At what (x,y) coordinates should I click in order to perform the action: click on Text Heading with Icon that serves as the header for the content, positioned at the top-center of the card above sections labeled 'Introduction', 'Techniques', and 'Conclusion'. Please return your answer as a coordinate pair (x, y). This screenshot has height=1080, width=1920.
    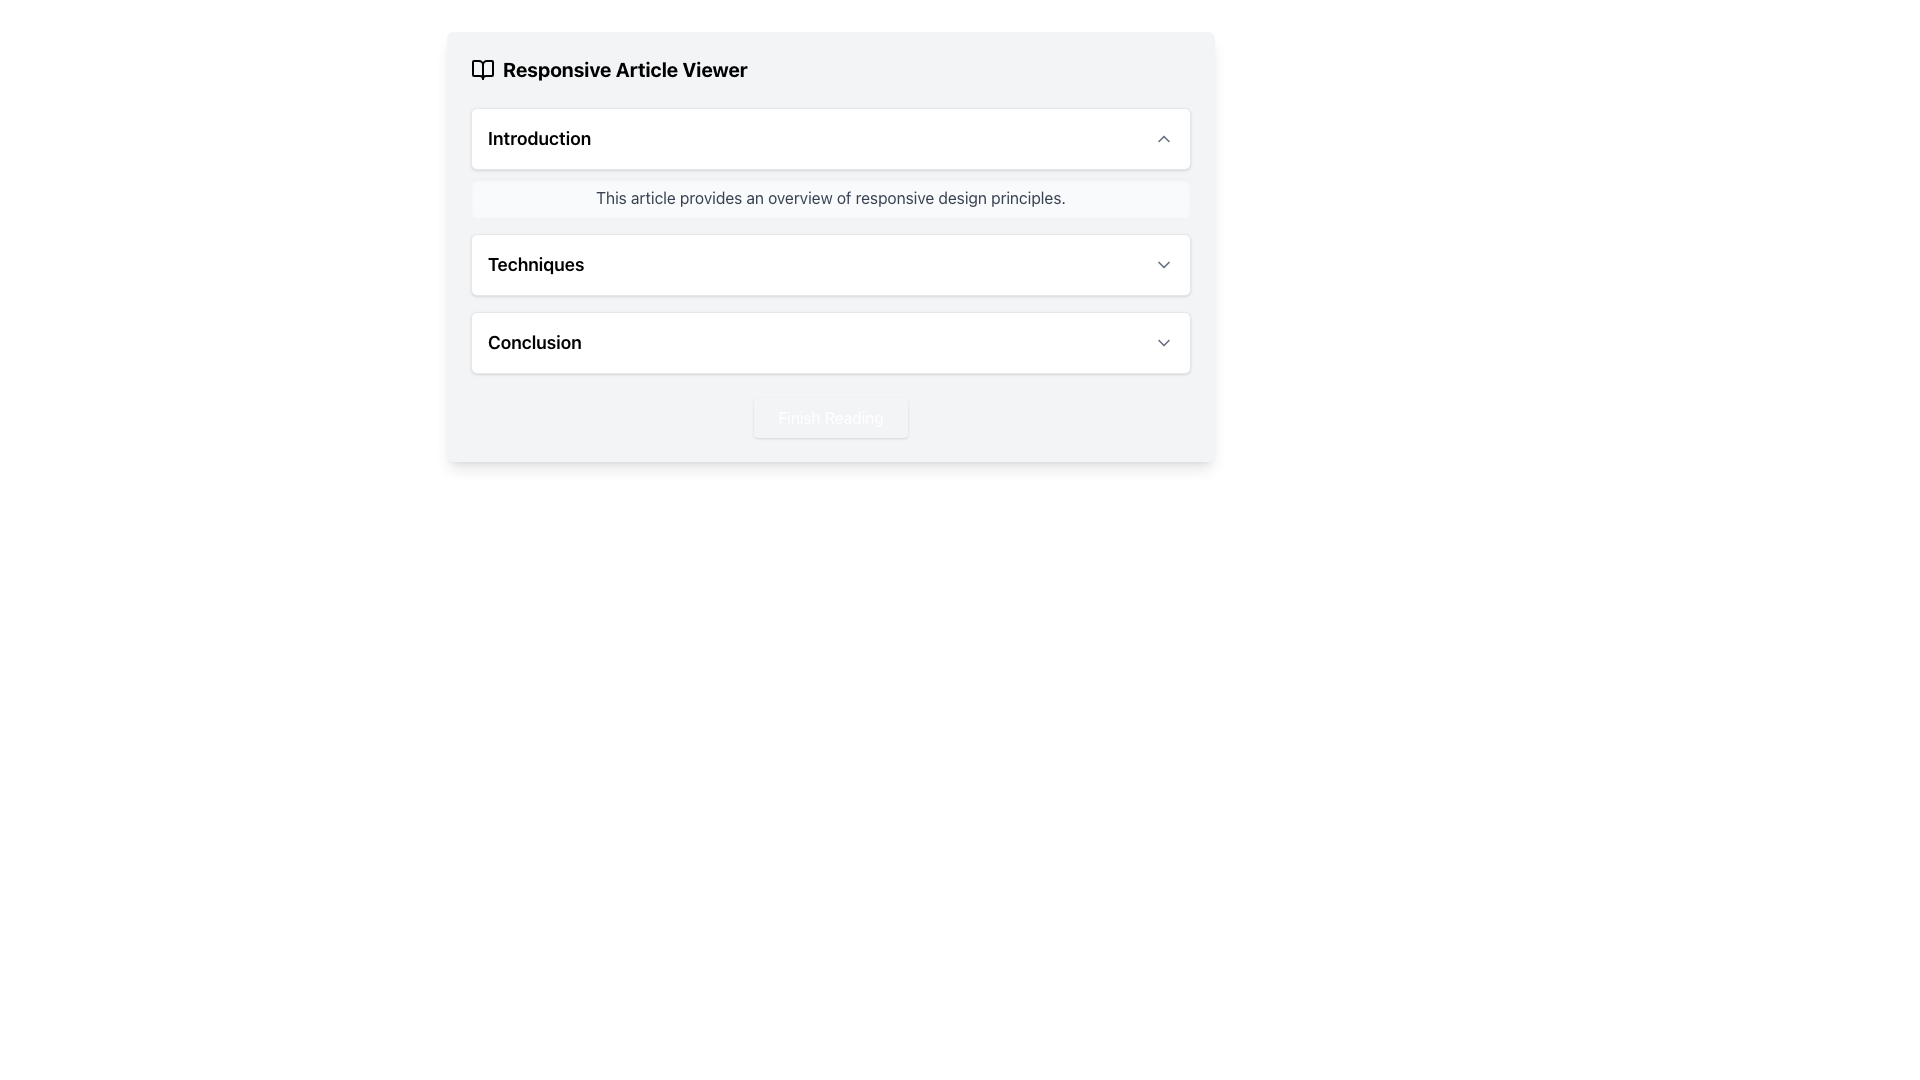
    Looking at the image, I should click on (830, 68).